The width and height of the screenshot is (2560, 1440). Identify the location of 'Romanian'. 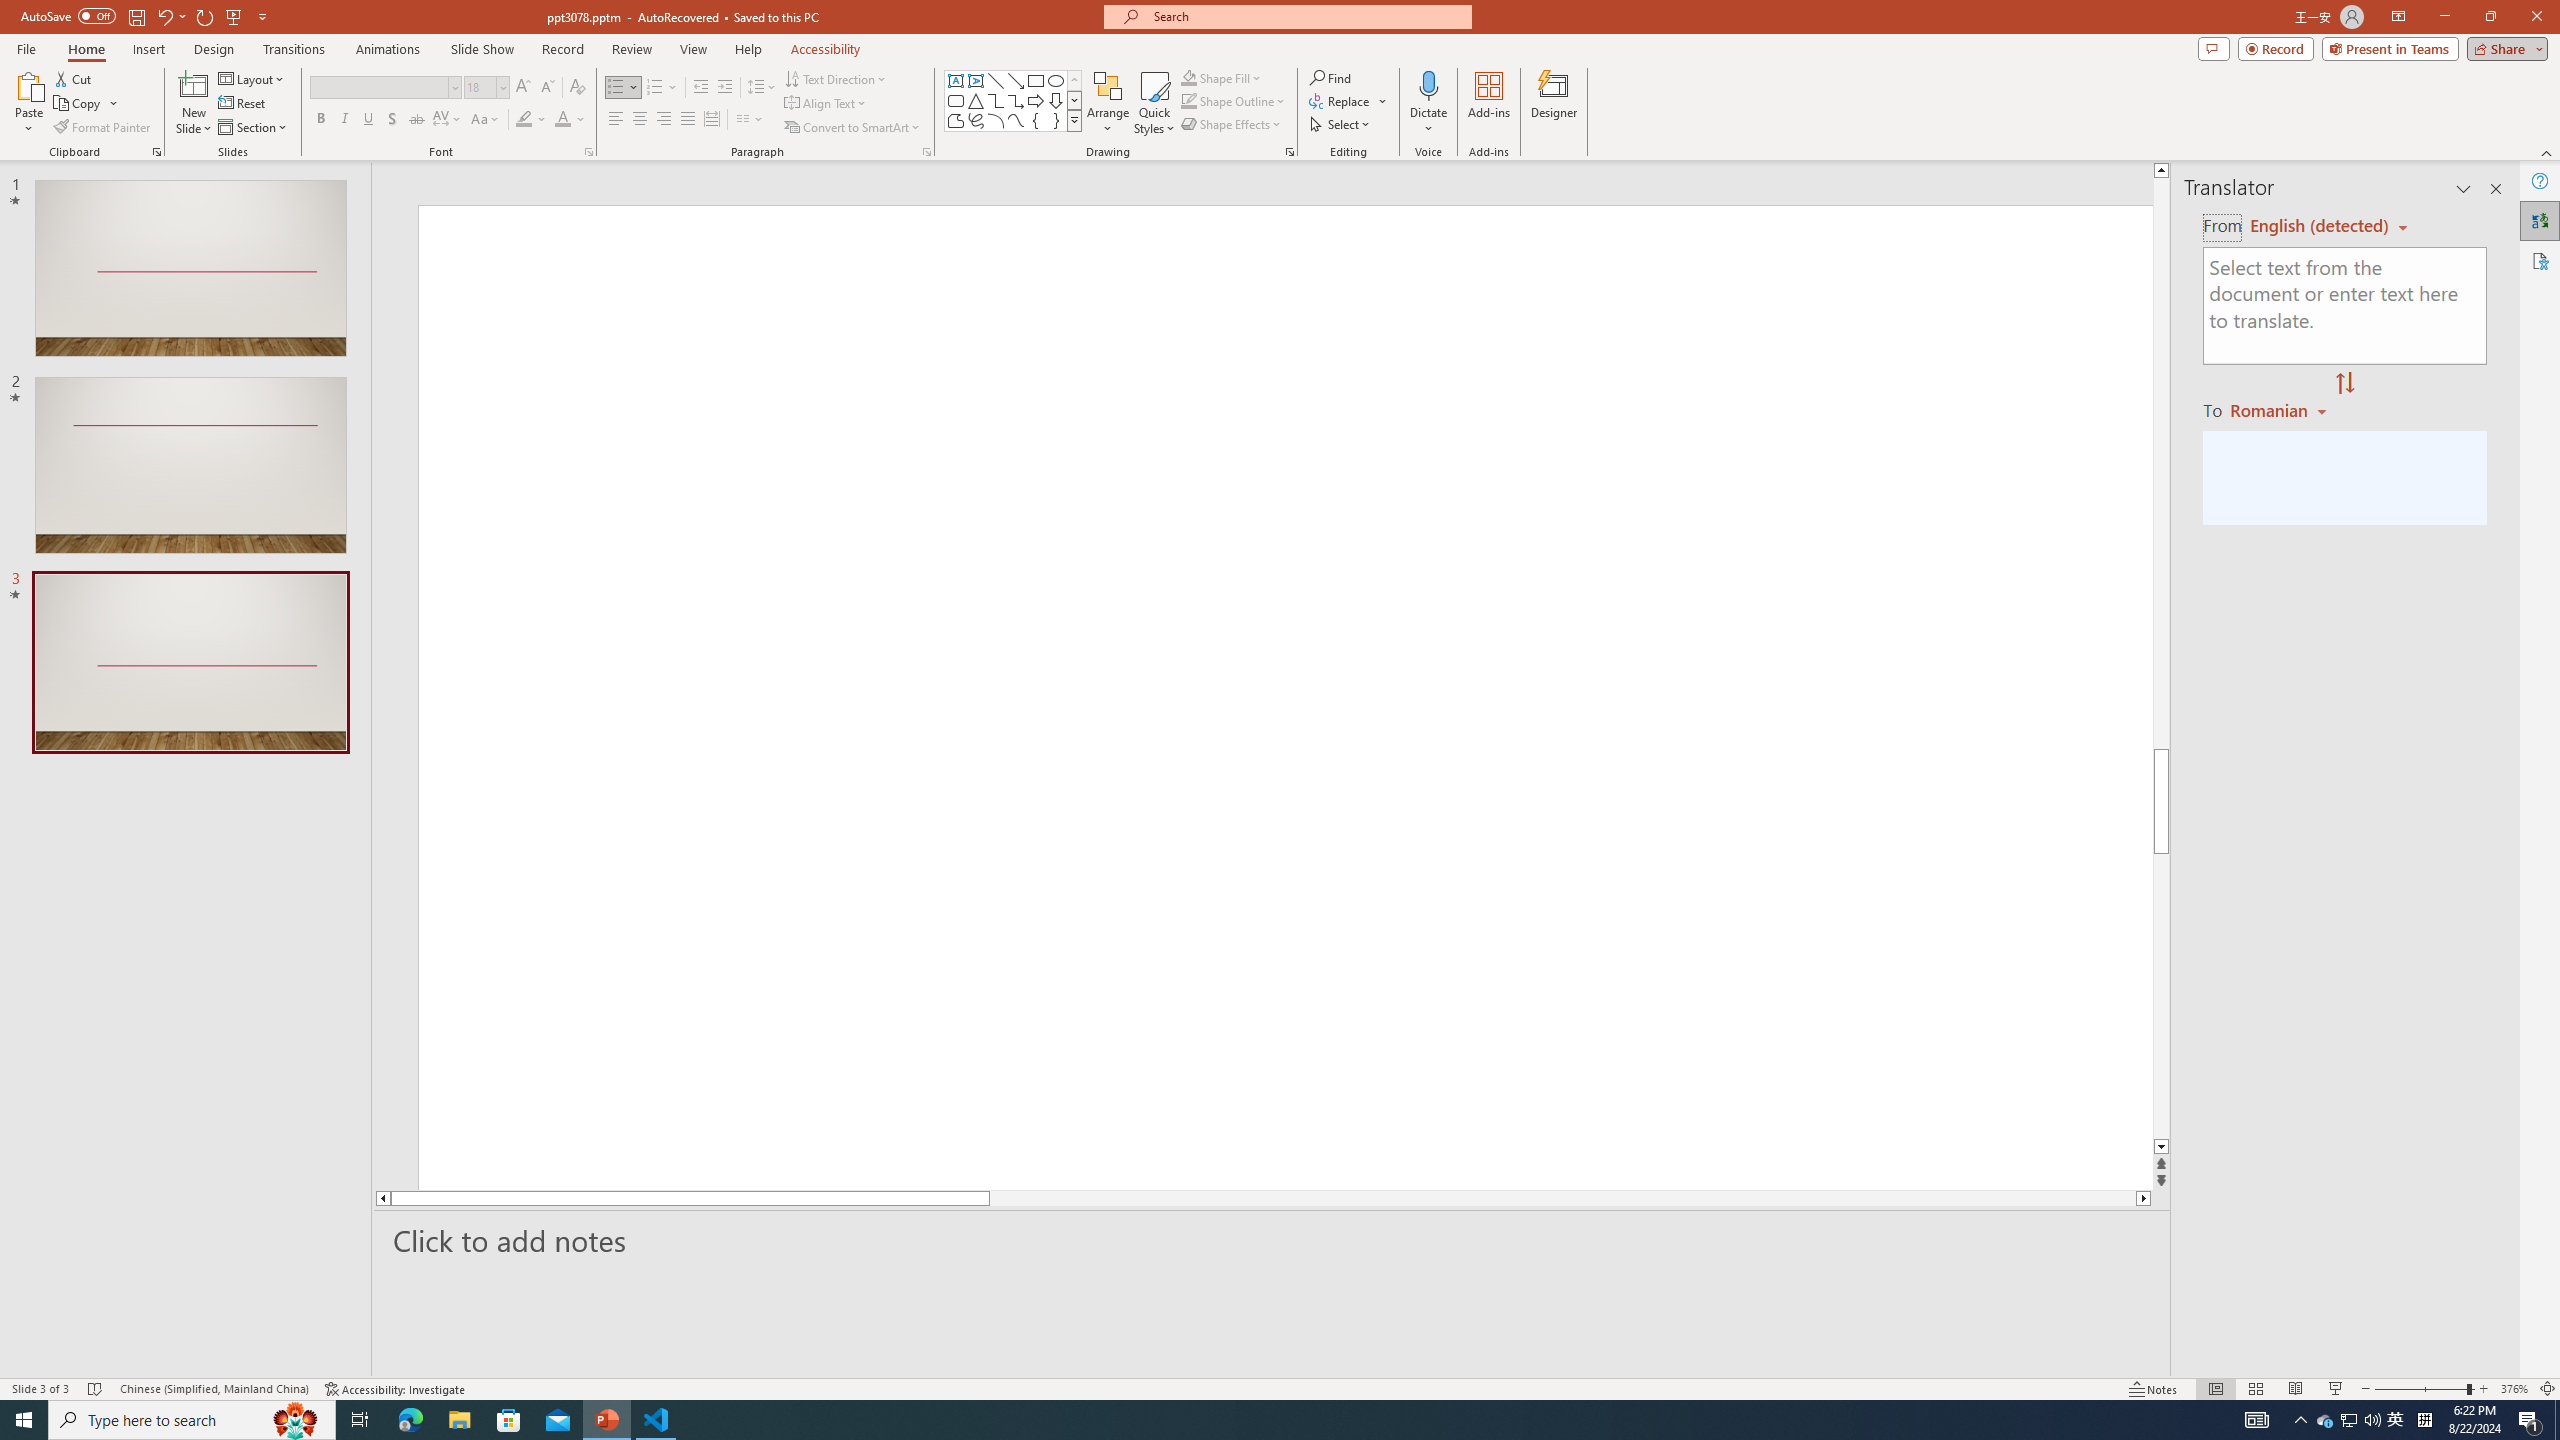
(2279, 409).